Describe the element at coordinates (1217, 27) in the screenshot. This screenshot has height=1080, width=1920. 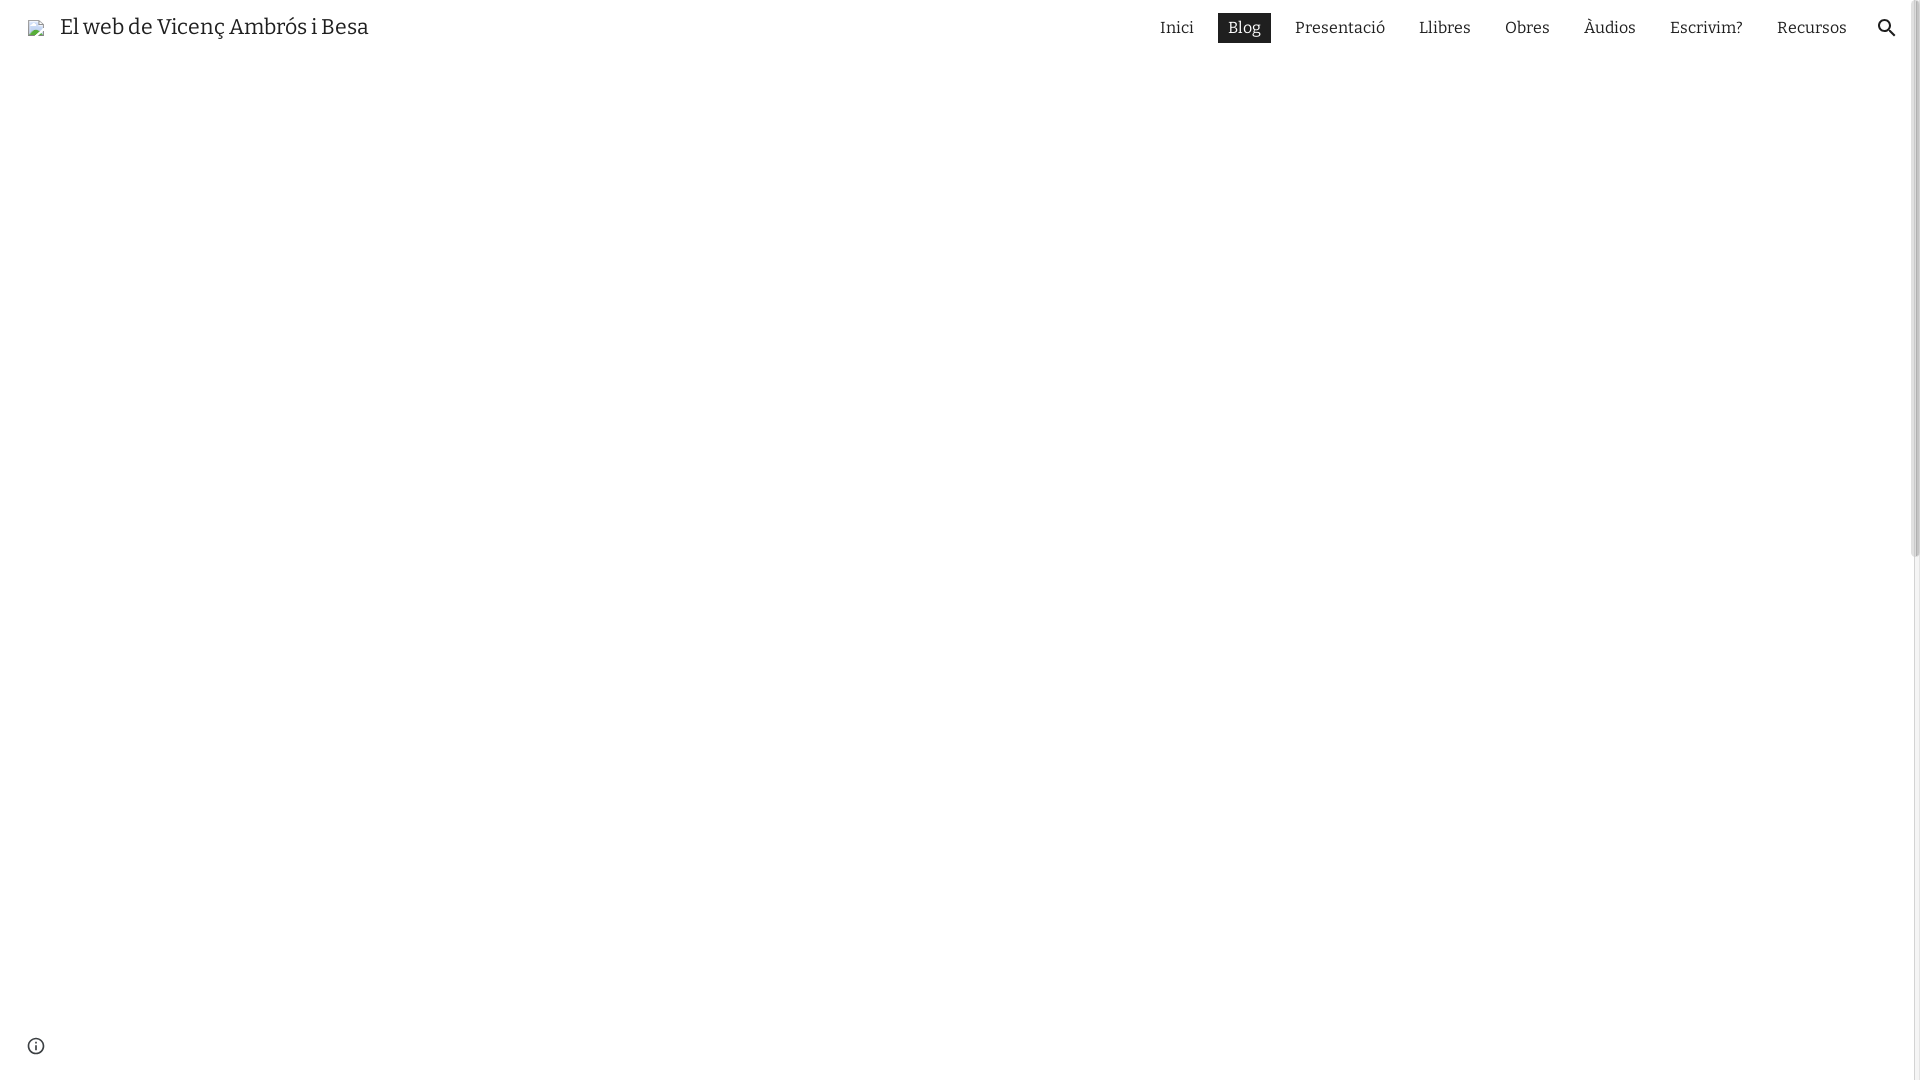
I see `'Blog'` at that location.